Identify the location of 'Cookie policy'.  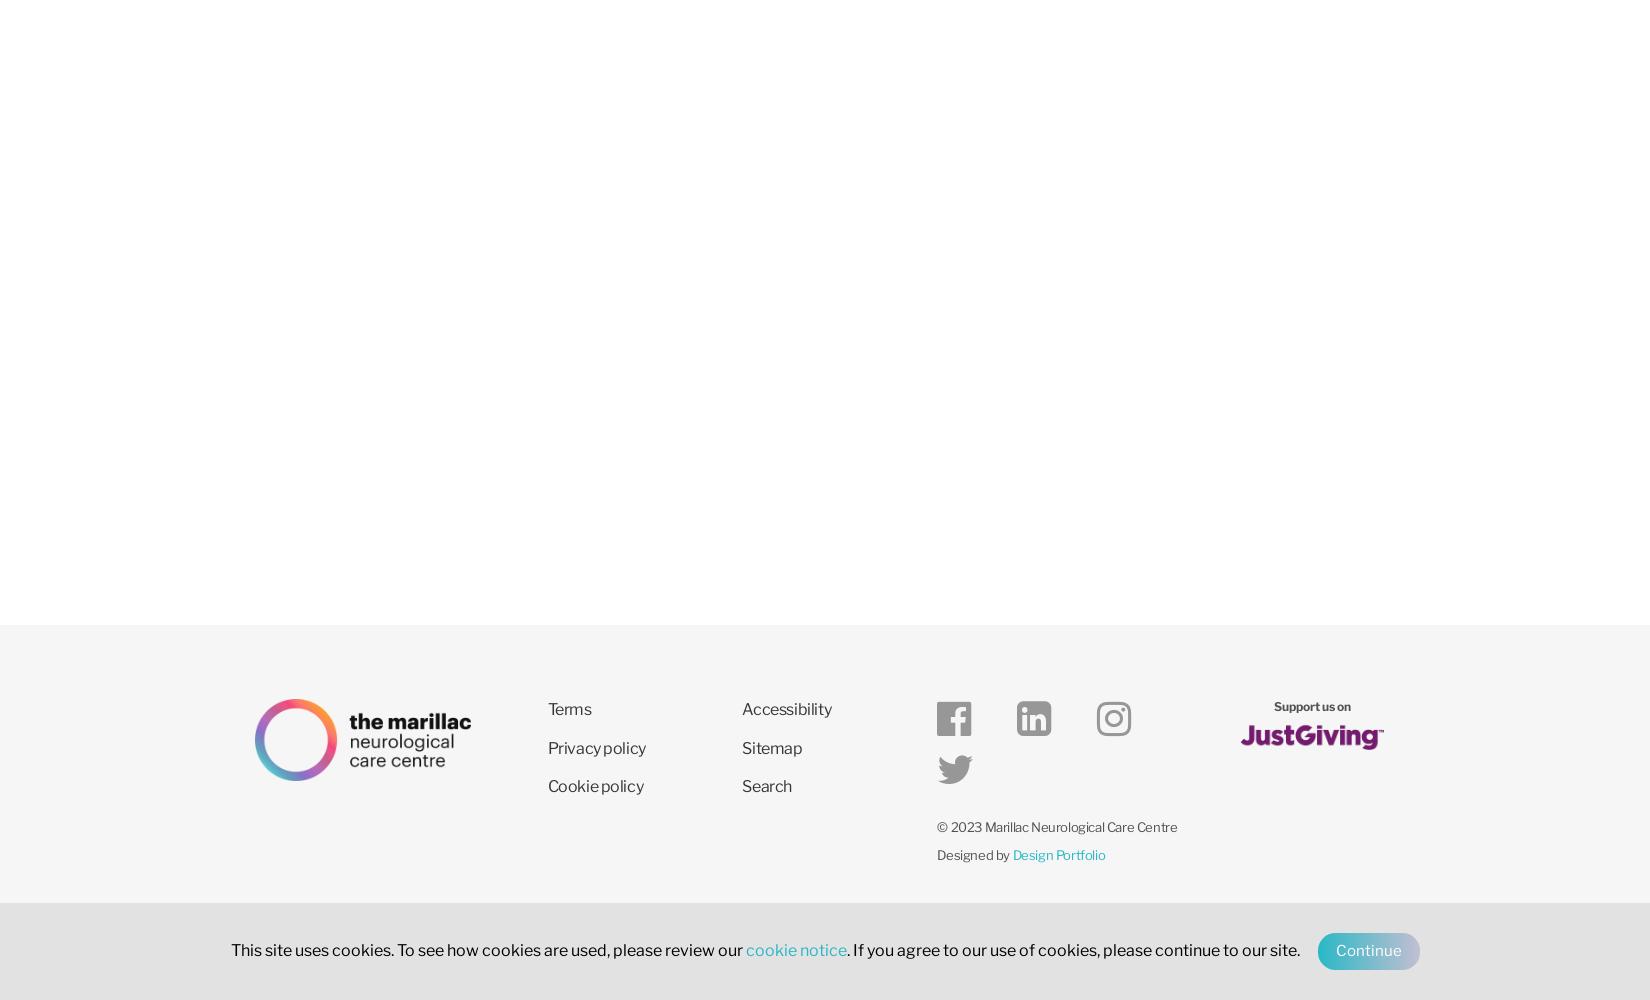
(594, 786).